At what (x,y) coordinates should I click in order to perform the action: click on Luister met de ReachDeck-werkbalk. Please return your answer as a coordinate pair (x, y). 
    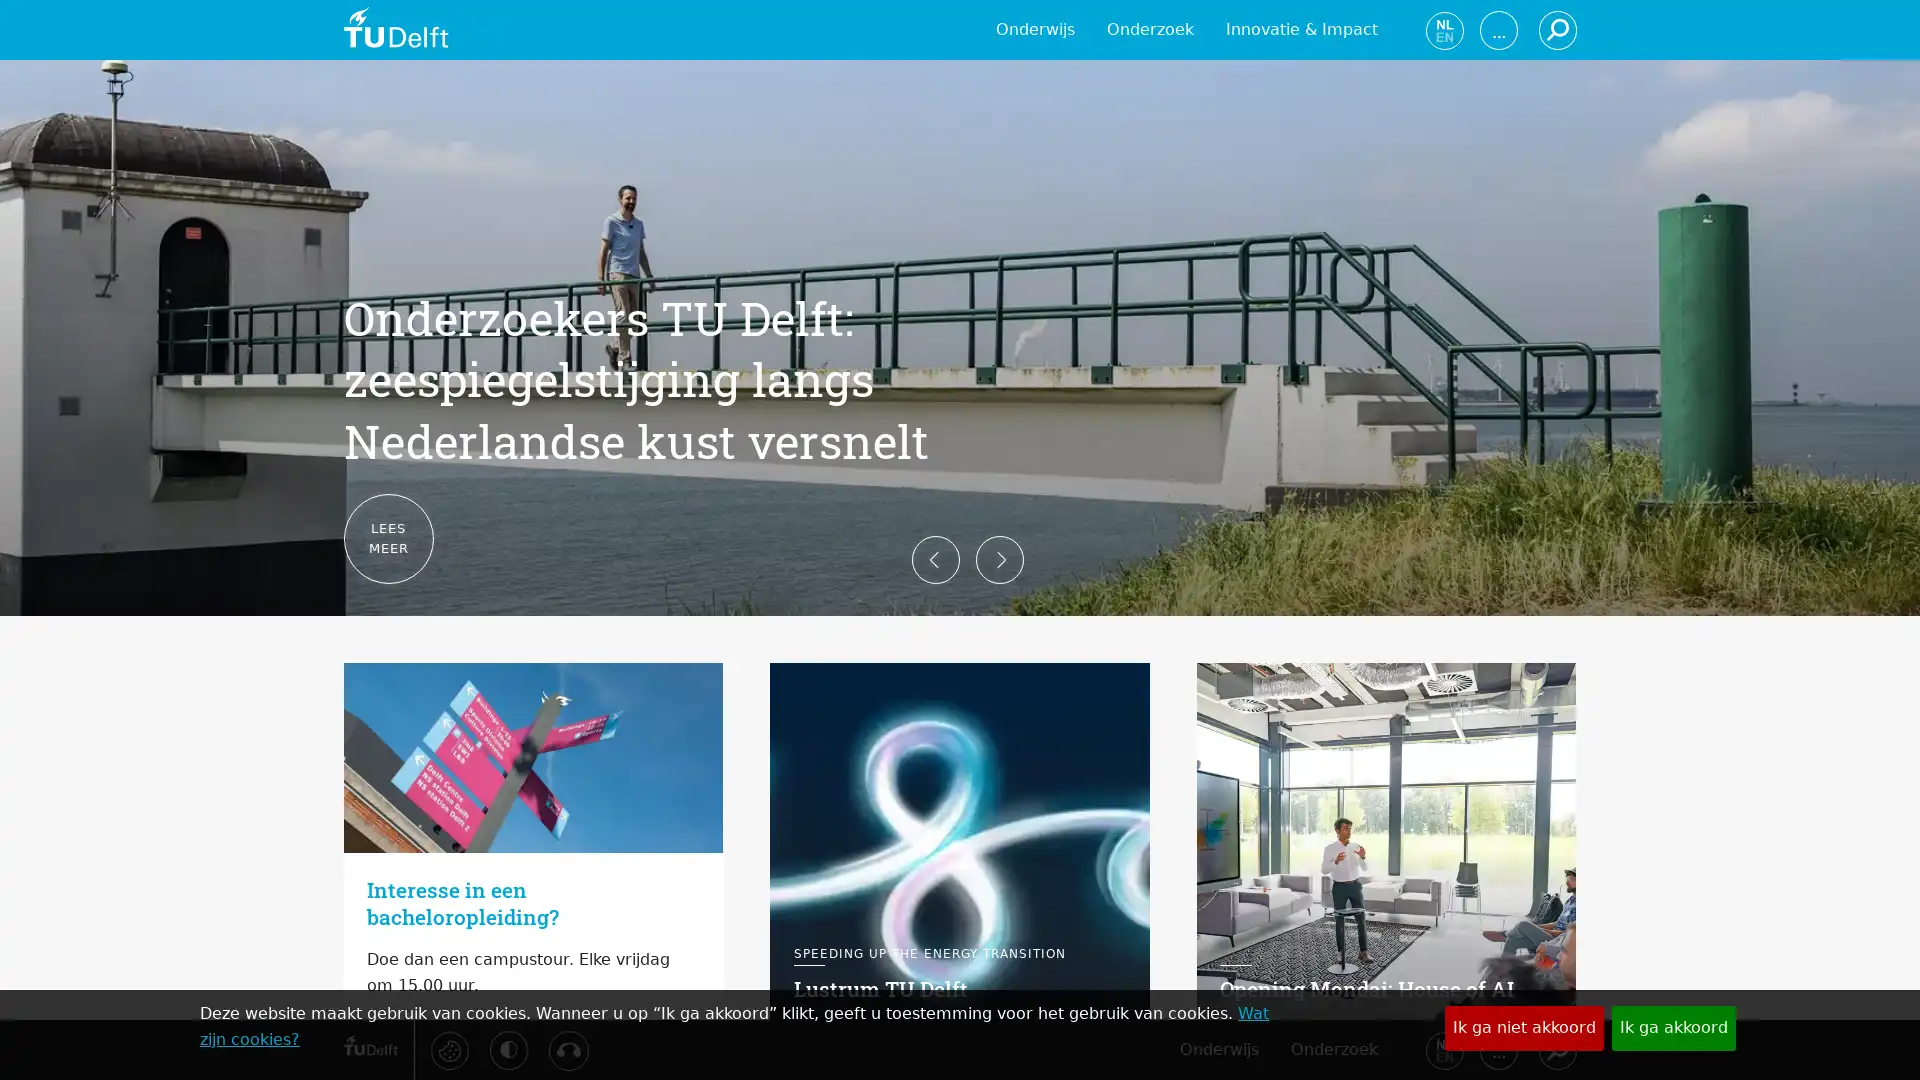
    Looking at the image, I should click on (566, 1049).